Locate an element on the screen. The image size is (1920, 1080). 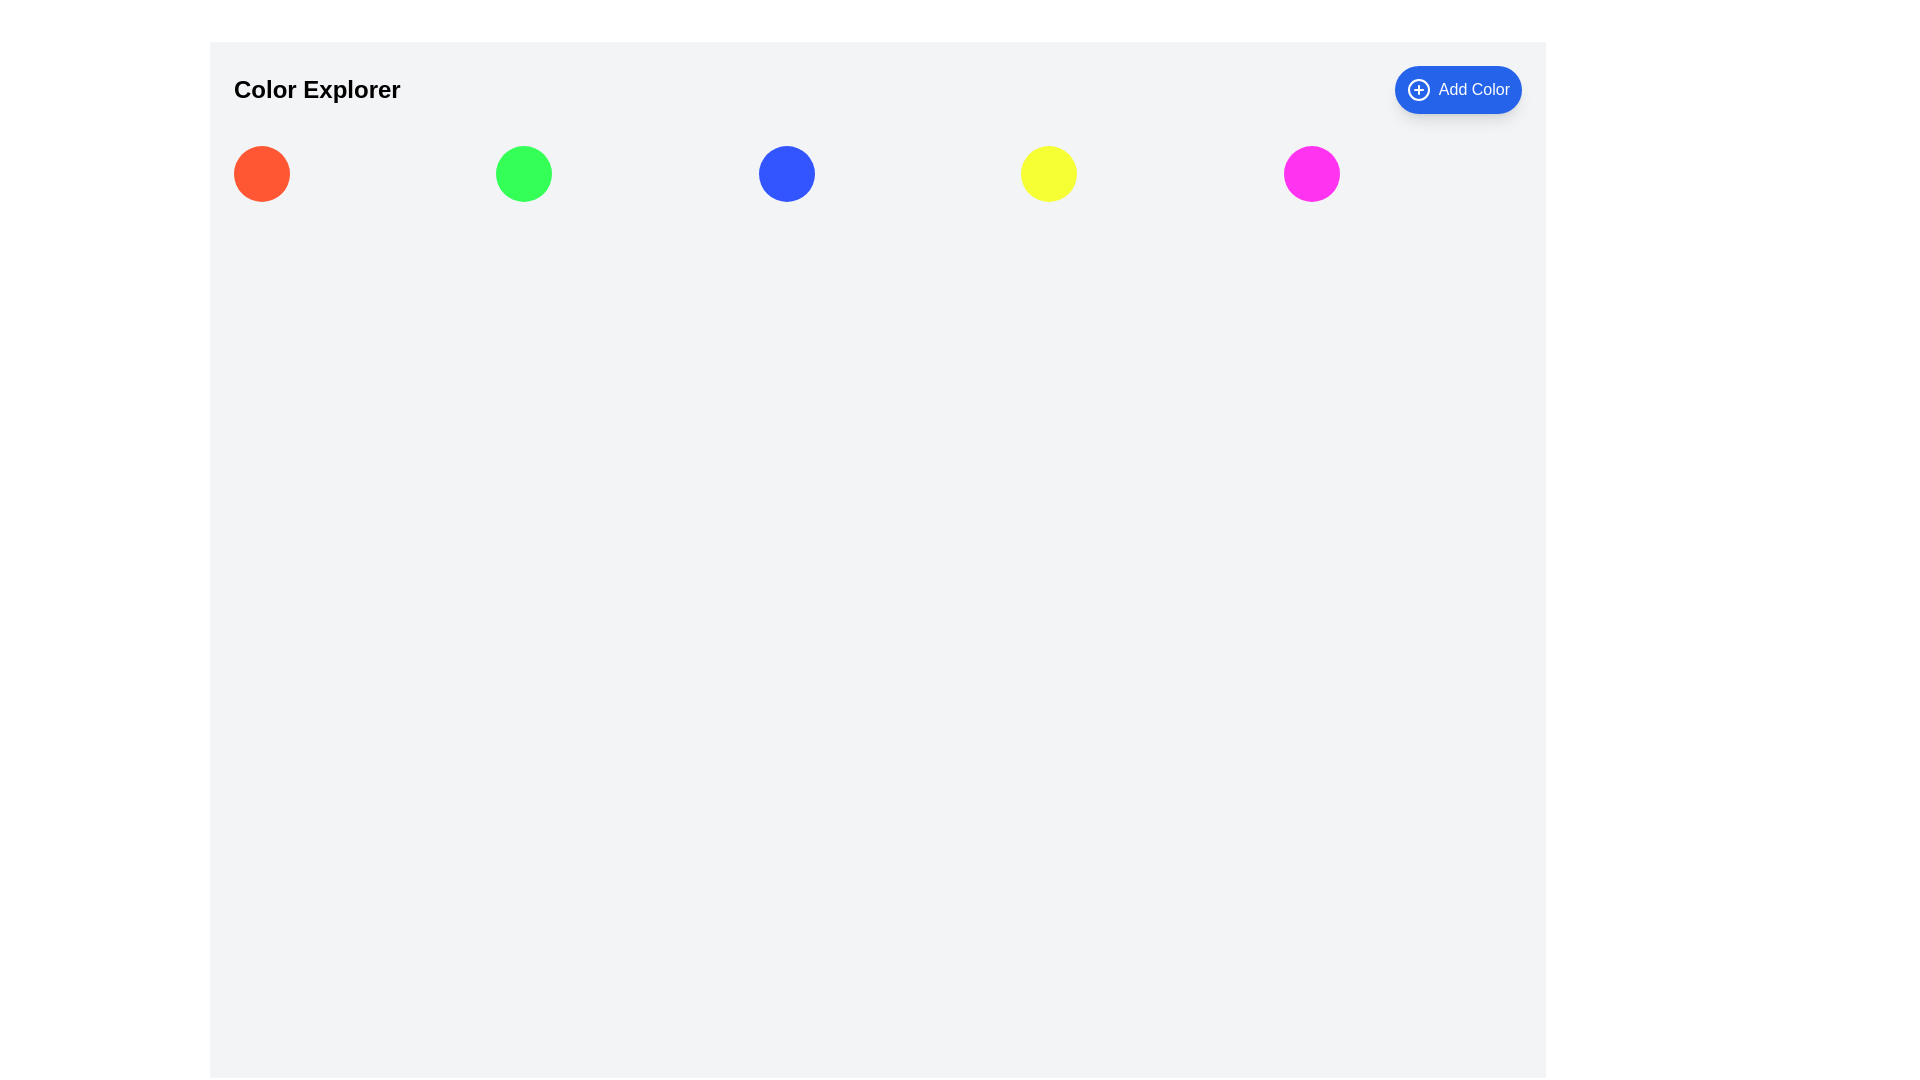
the fifth circular Selectable color option filled with bright magenta color, located under the title 'Color Explorer' is located at coordinates (1311, 172).